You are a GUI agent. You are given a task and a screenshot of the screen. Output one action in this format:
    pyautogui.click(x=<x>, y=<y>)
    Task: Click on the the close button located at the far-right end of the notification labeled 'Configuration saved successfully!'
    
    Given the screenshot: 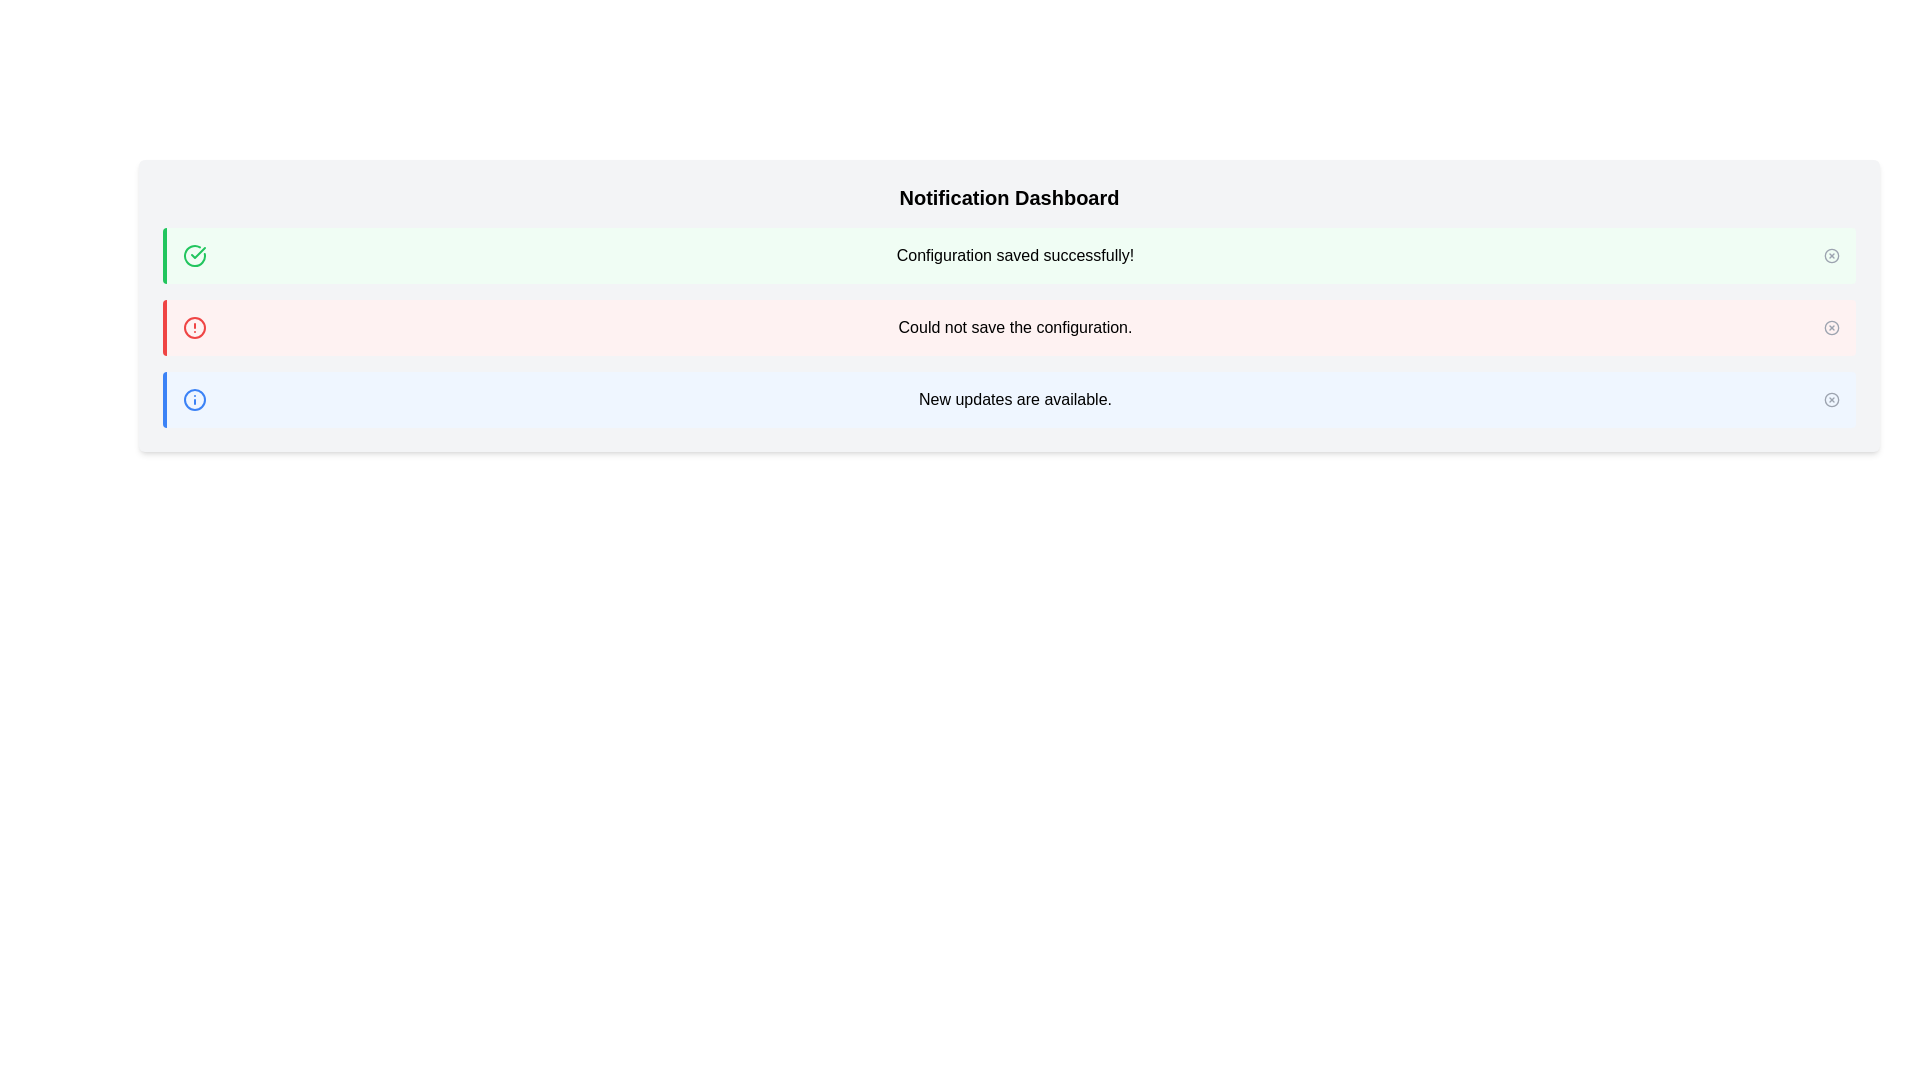 What is the action you would take?
    pyautogui.click(x=1832, y=254)
    